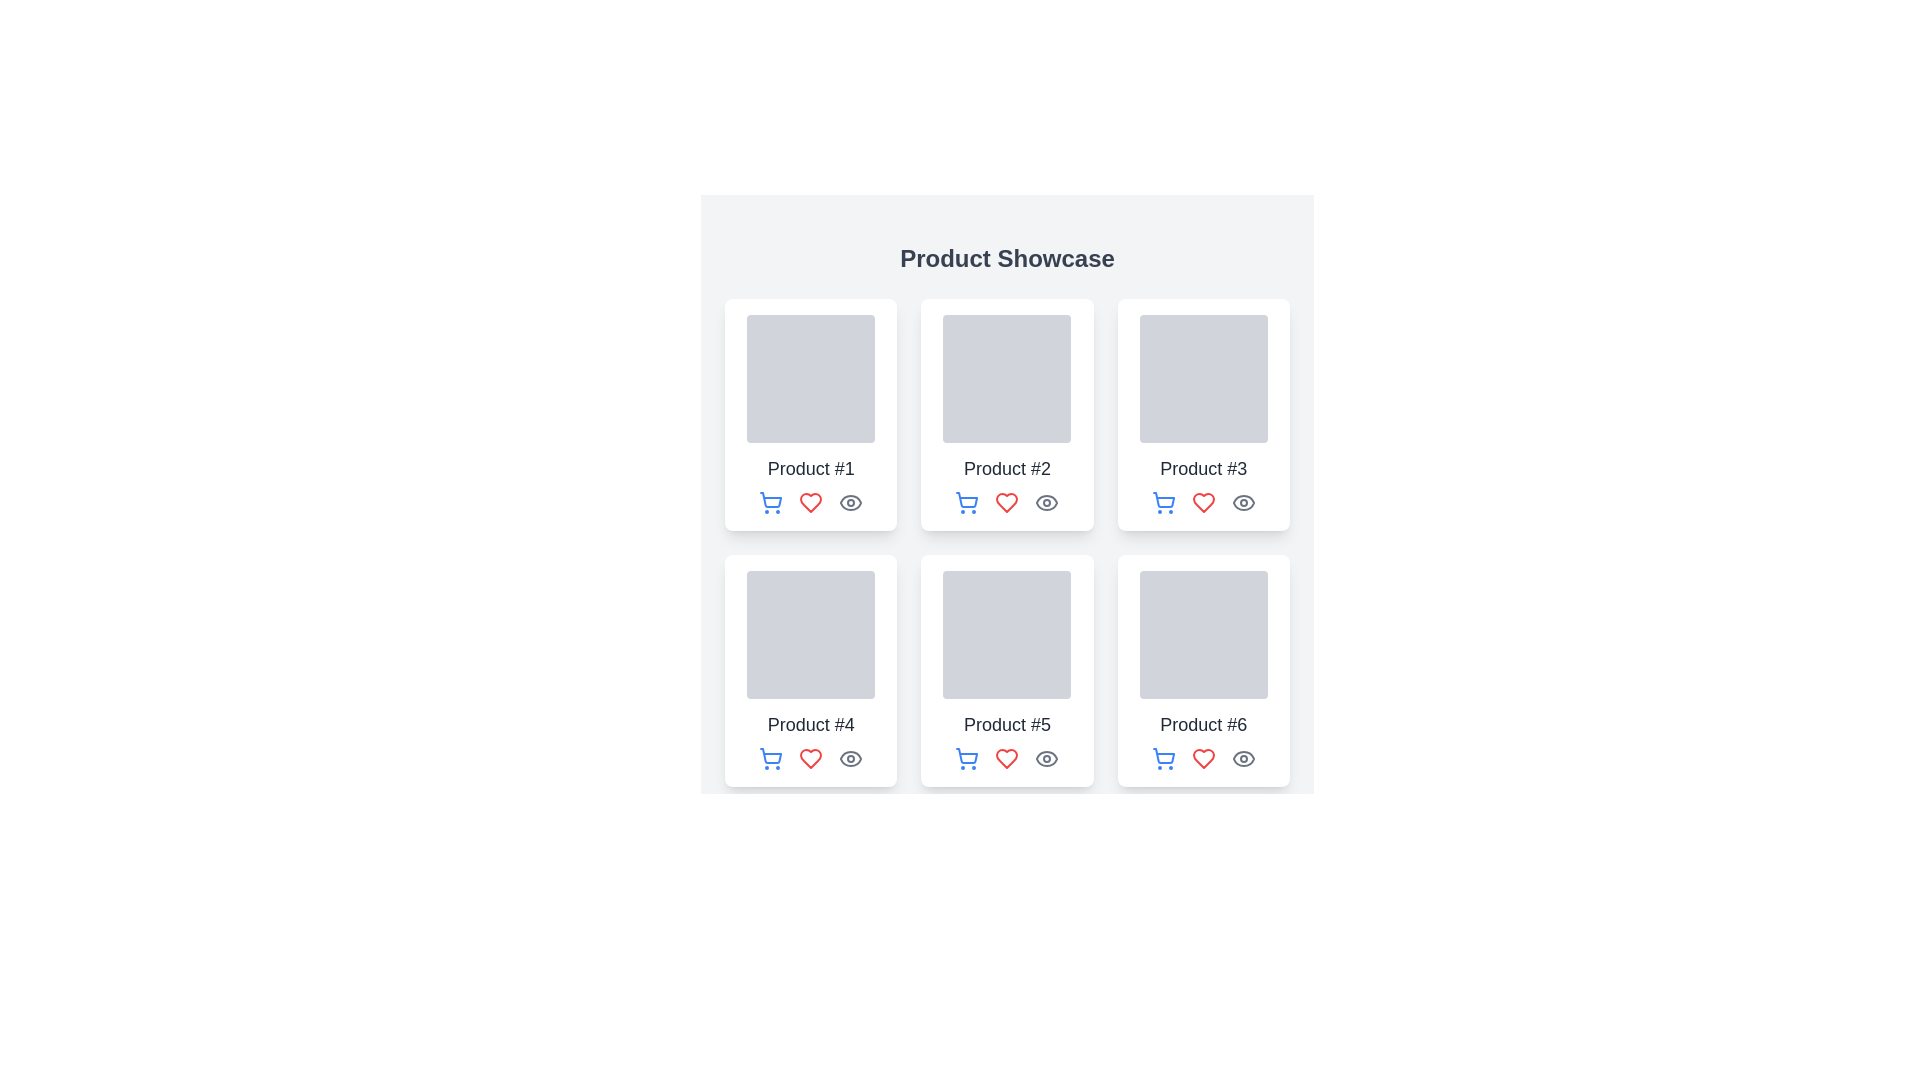 The width and height of the screenshot is (1920, 1080). I want to click on the shopping cart icon, which is the first icon in a group of three below 'Product #2', so click(967, 501).